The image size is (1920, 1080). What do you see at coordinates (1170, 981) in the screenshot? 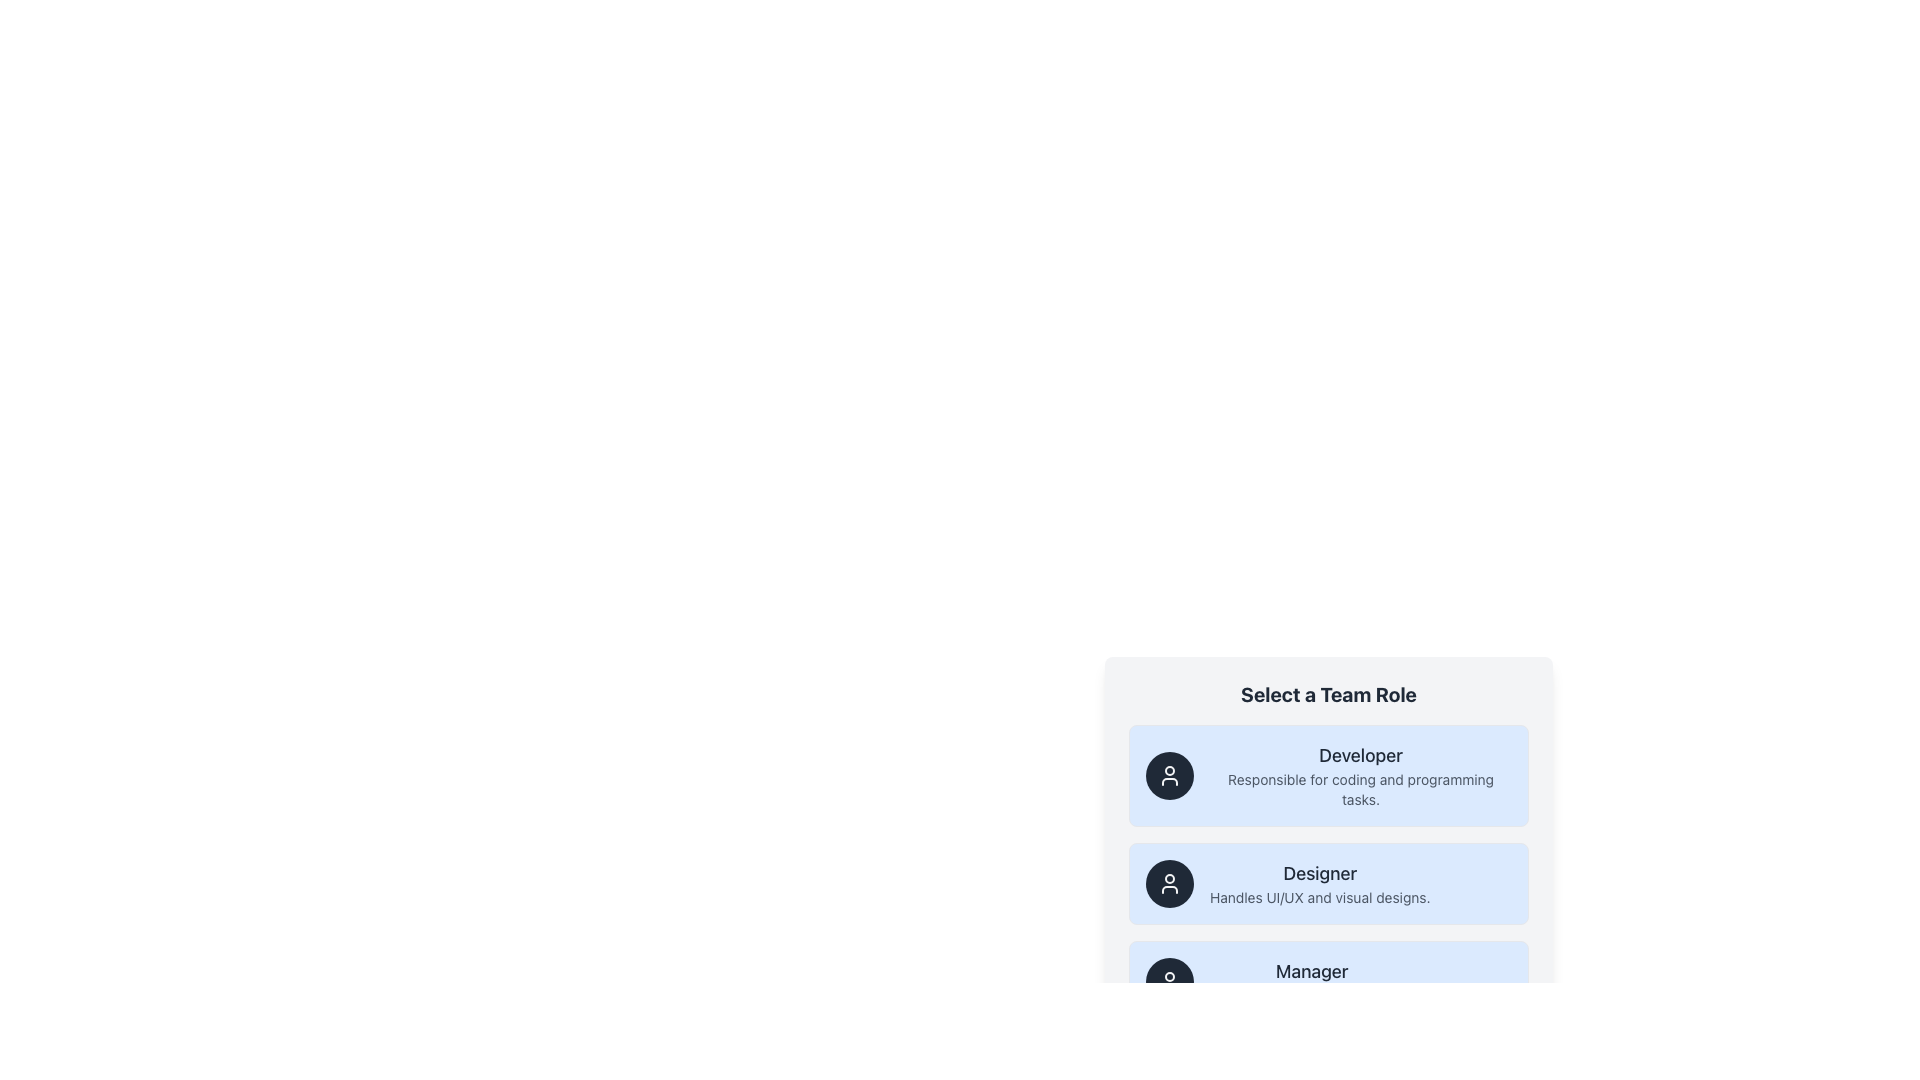
I see `the circular user figure icon with a dark gray background and white outline, located in the 'Manager' section of the role selection interface` at bounding box center [1170, 981].